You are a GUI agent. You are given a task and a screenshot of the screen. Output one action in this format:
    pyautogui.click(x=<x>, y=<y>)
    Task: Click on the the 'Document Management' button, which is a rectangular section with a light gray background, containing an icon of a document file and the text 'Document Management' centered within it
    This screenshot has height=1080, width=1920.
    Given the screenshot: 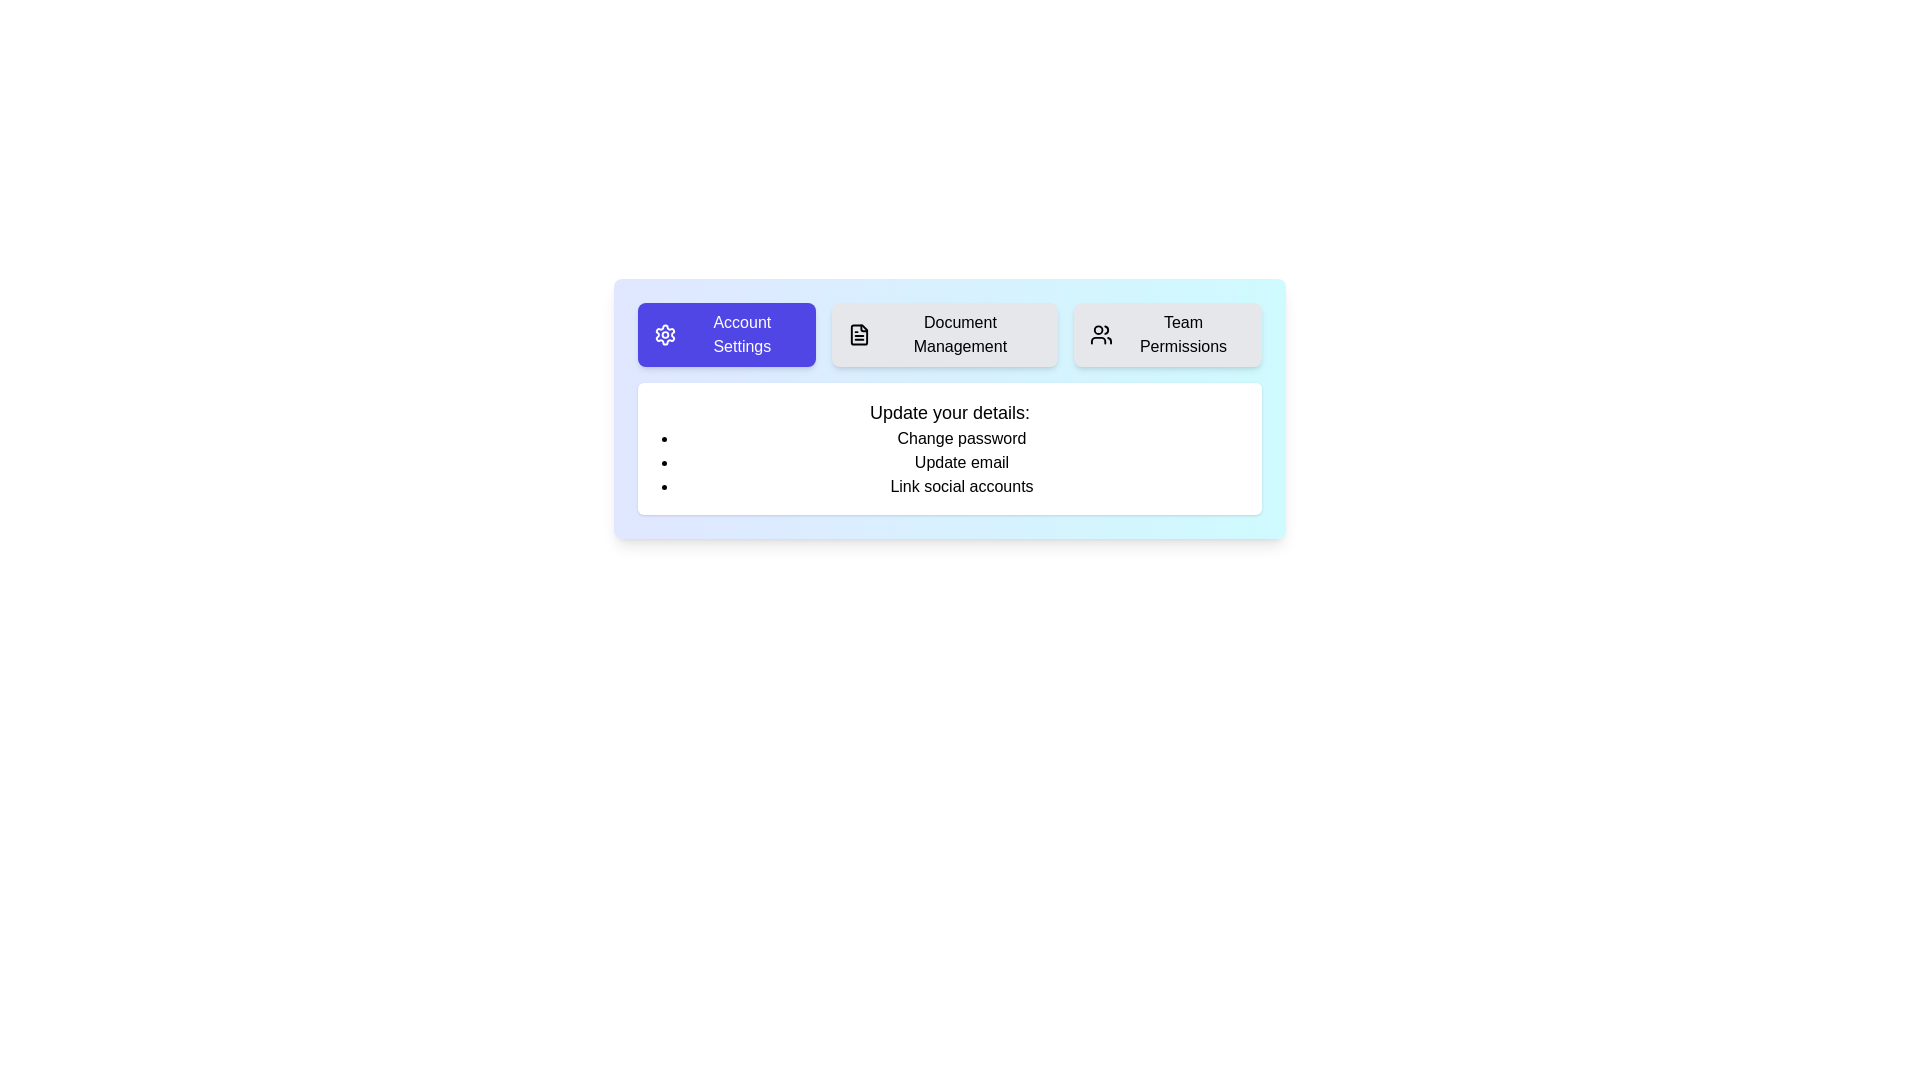 What is the action you would take?
    pyautogui.click(x=943, y=334)
    